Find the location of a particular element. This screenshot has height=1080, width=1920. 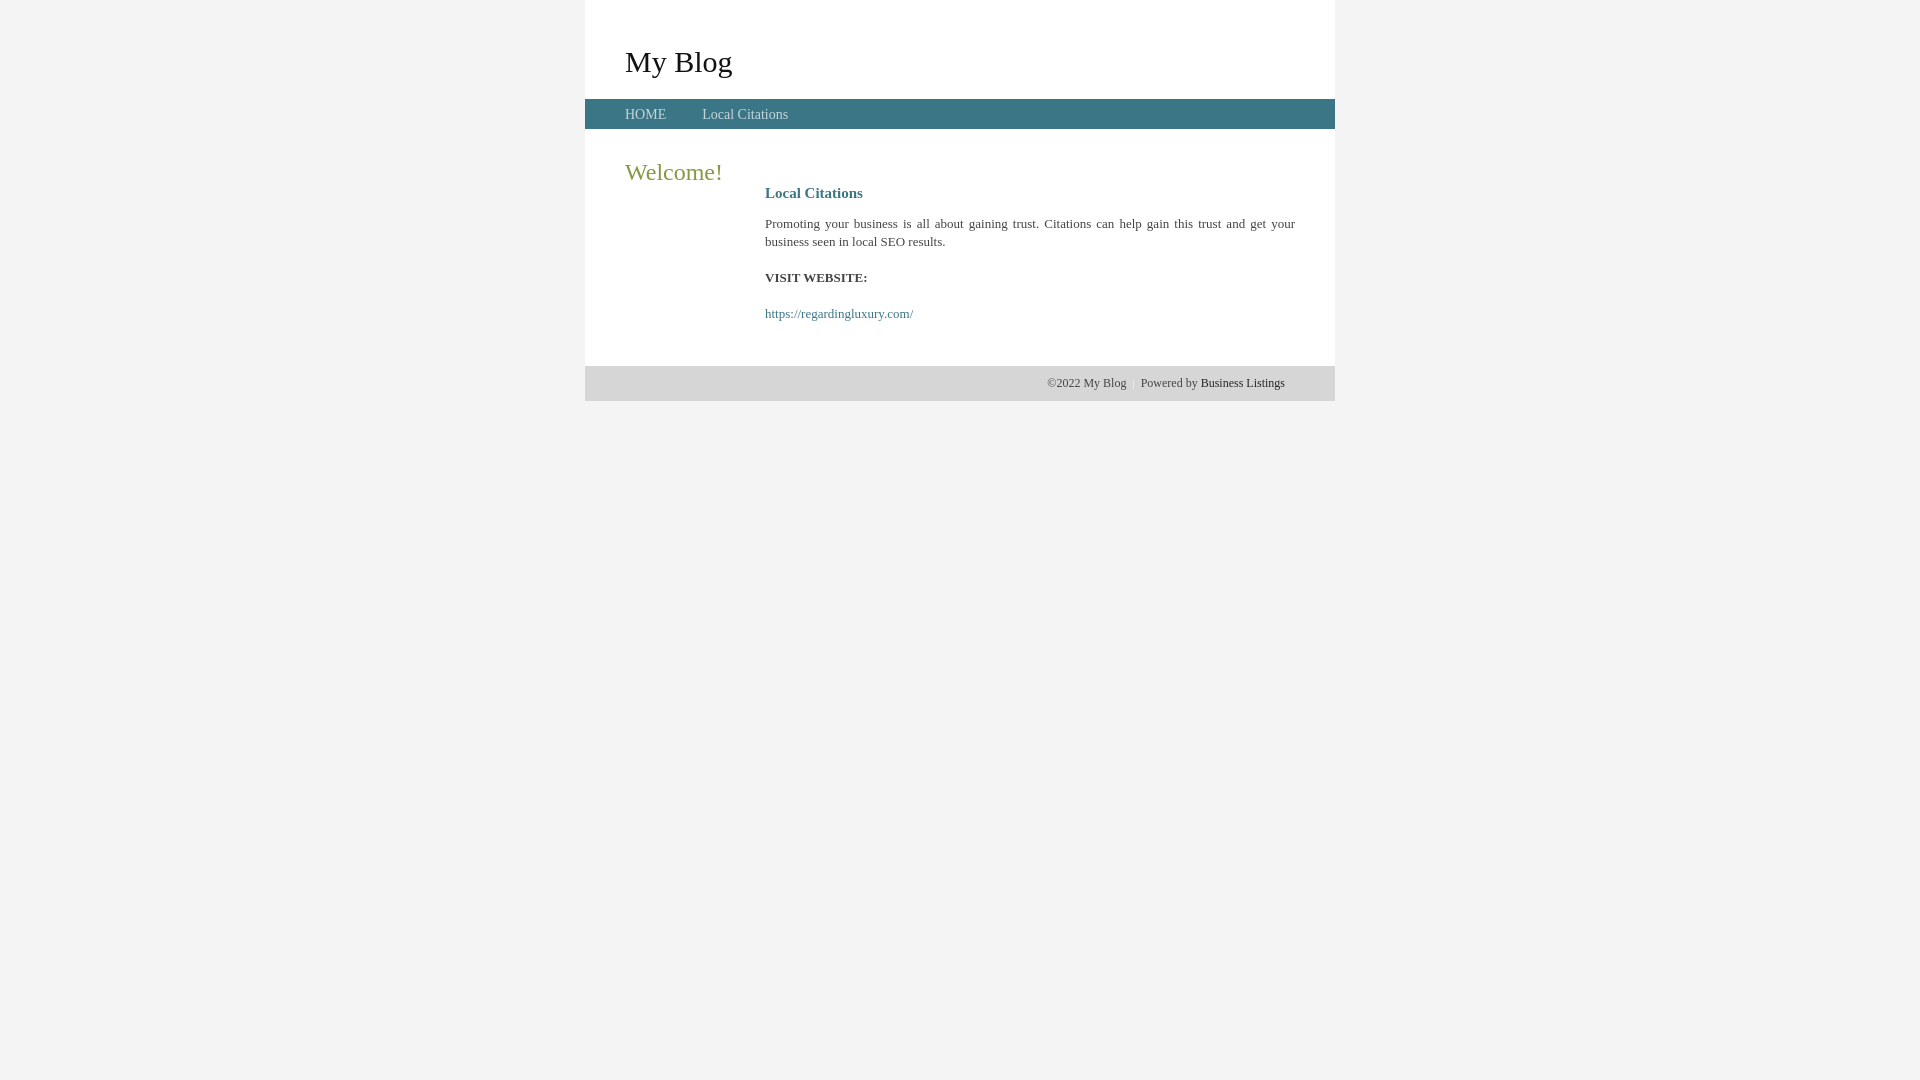

'HOME' is located at coordinates (623, 114).